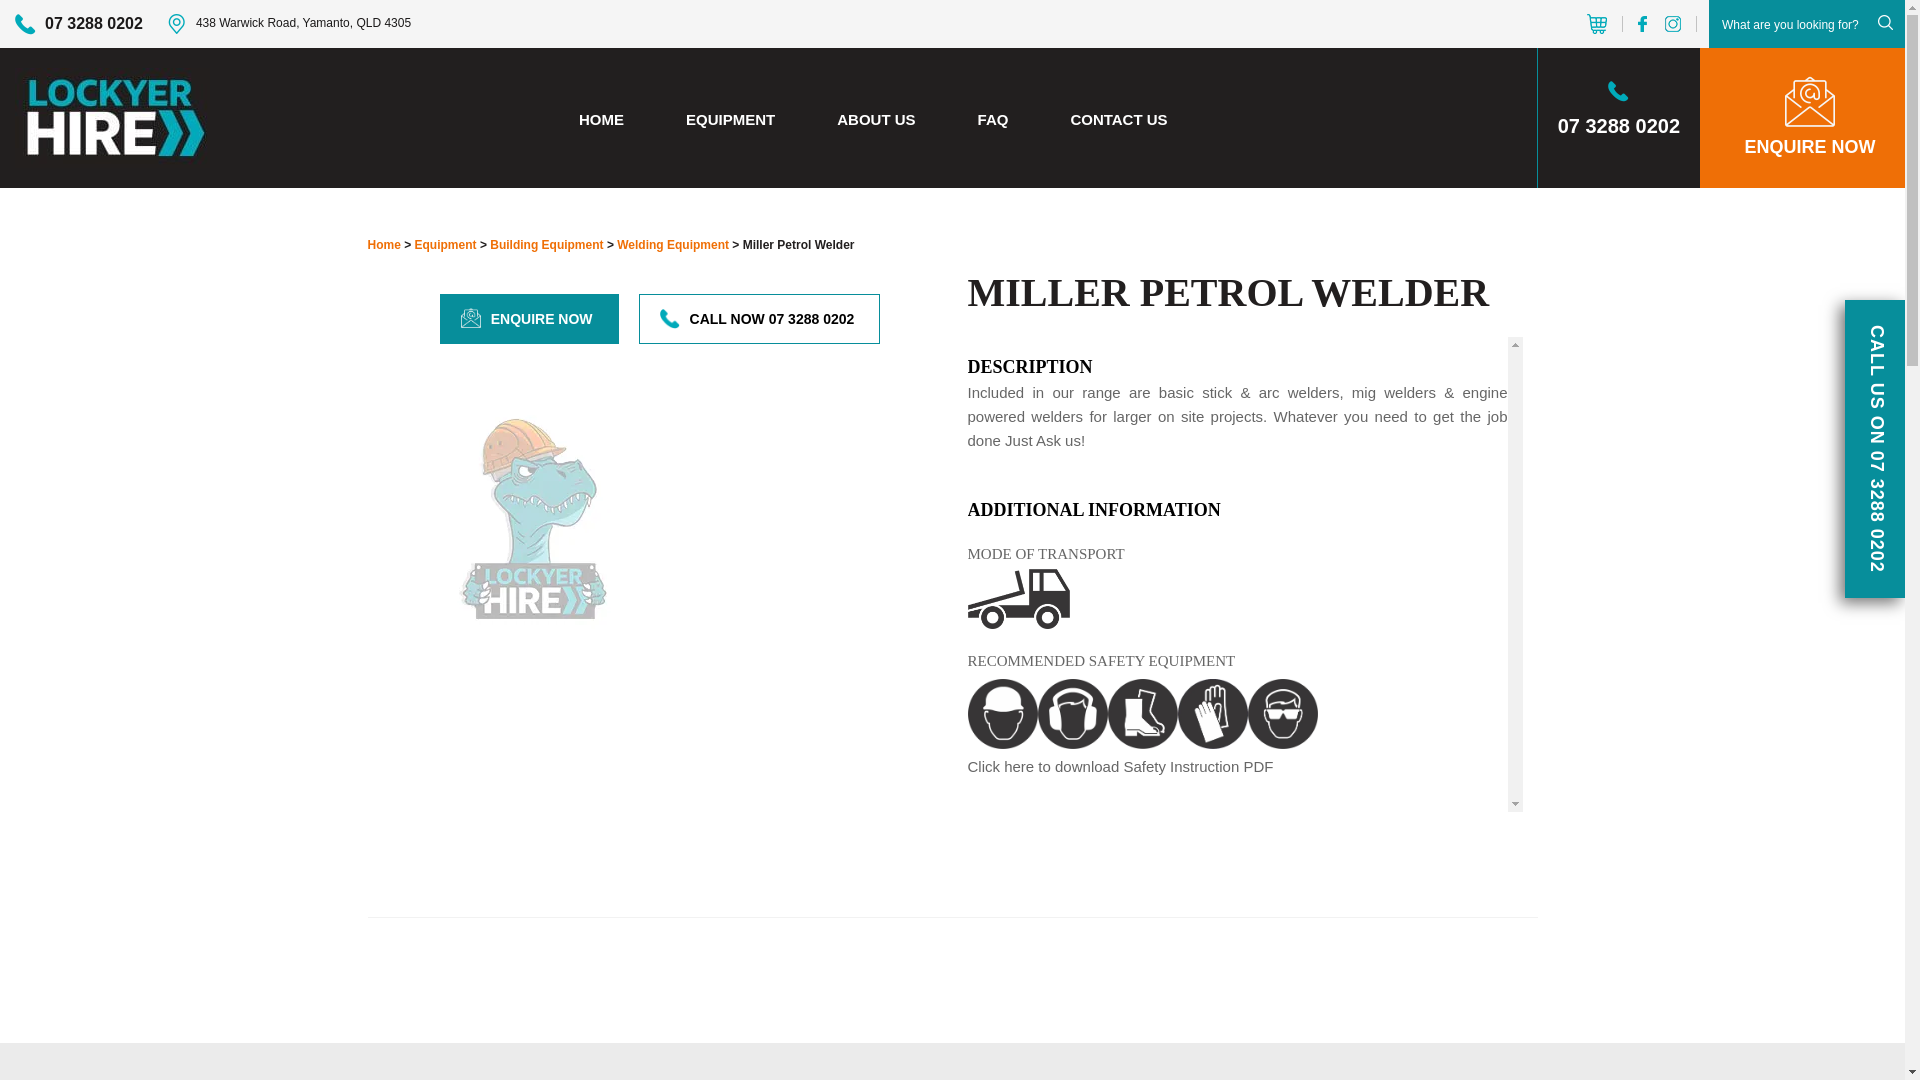 This screenshot has width=1920, height=1080. I want to click on 'HOME', so click(600, 119).